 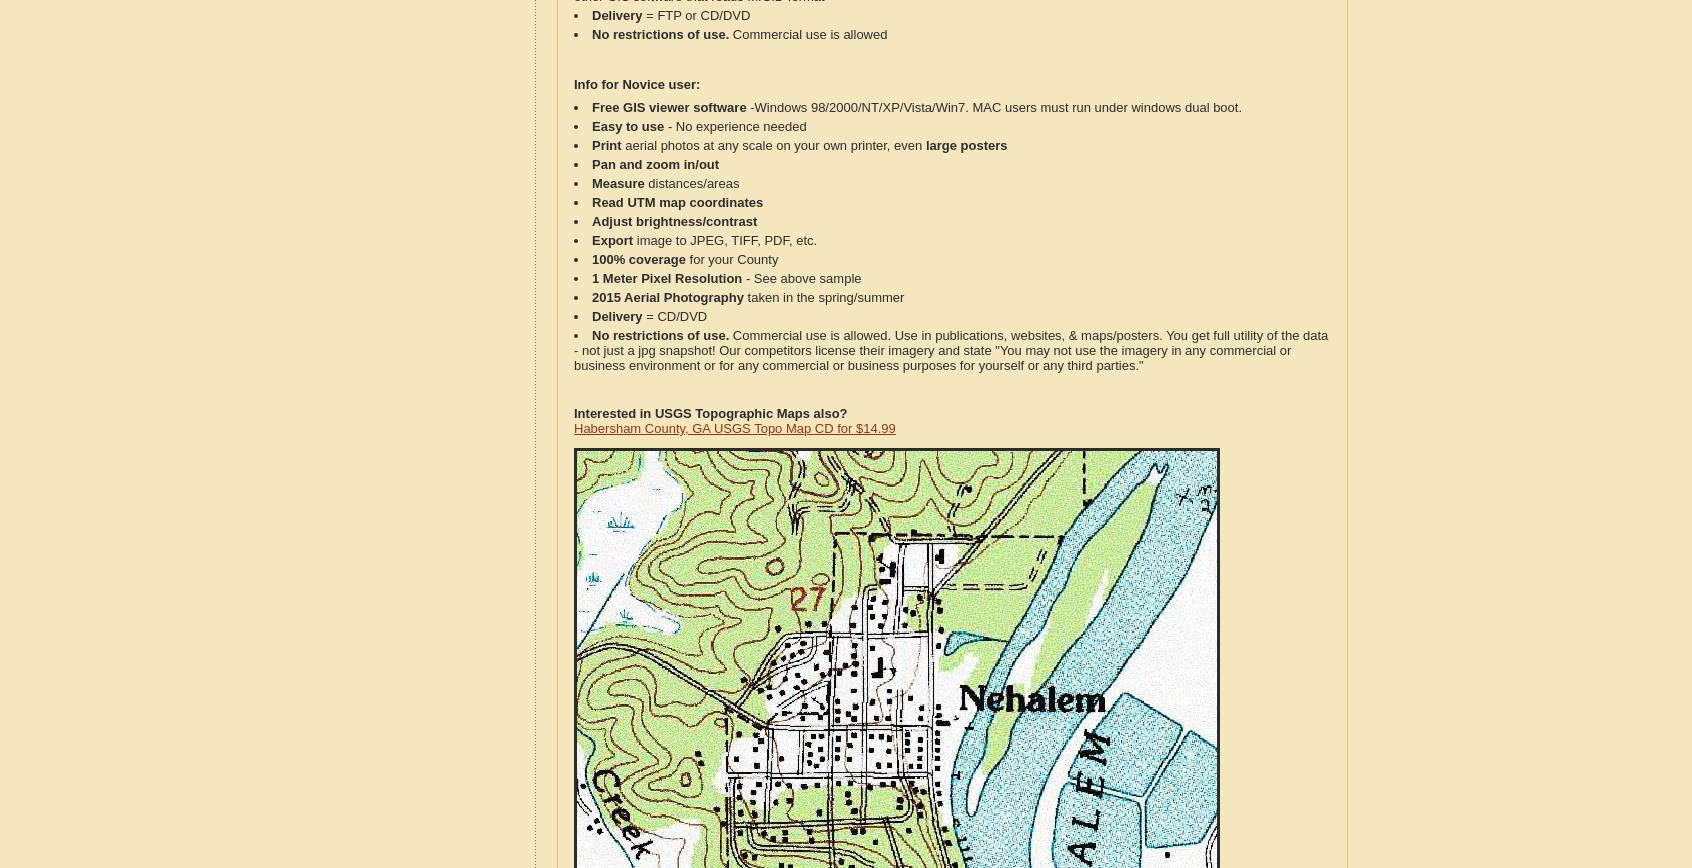 What do you see at coordinates (801, 278) in the screenshot?
I see `'- See above sample'` at bounding box center [801, 278].